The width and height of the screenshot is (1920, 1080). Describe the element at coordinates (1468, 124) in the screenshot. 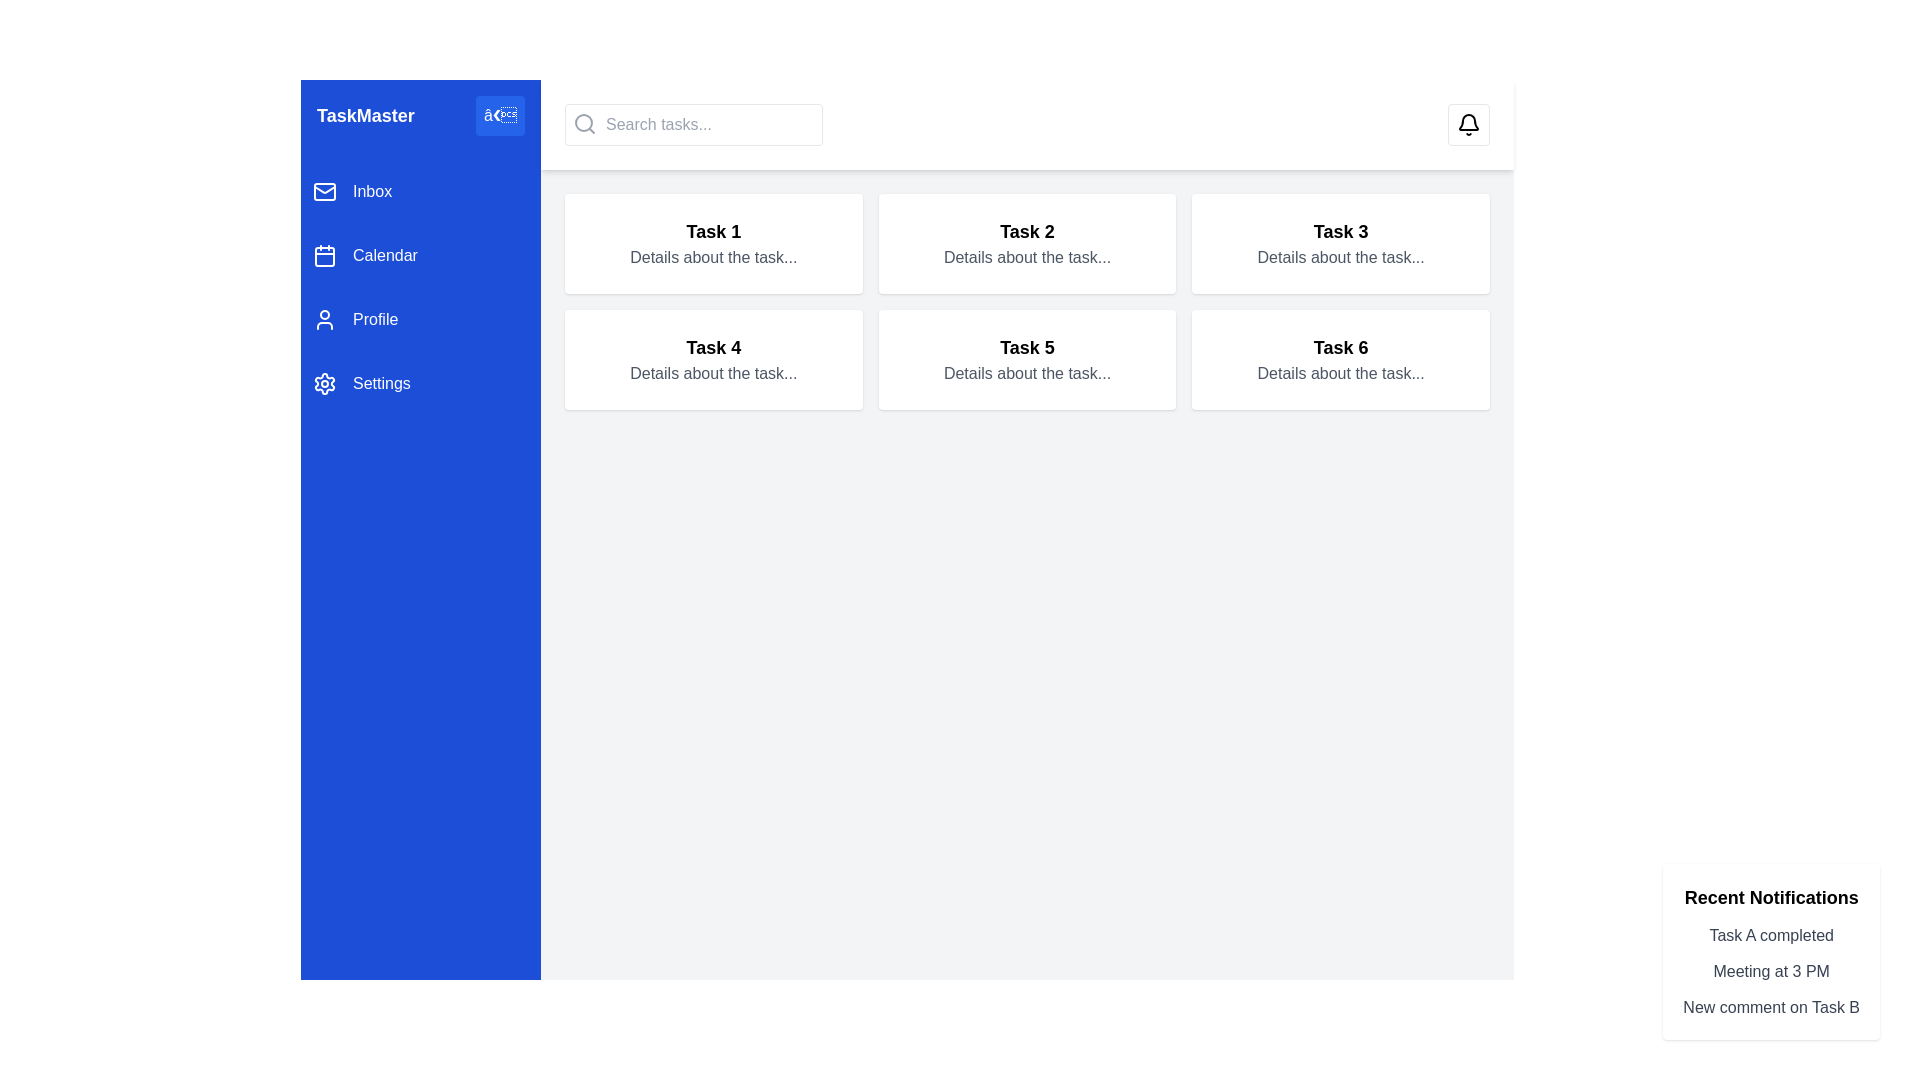

I see `the notification bell icon located in the top-right corner of the interface` at that location.